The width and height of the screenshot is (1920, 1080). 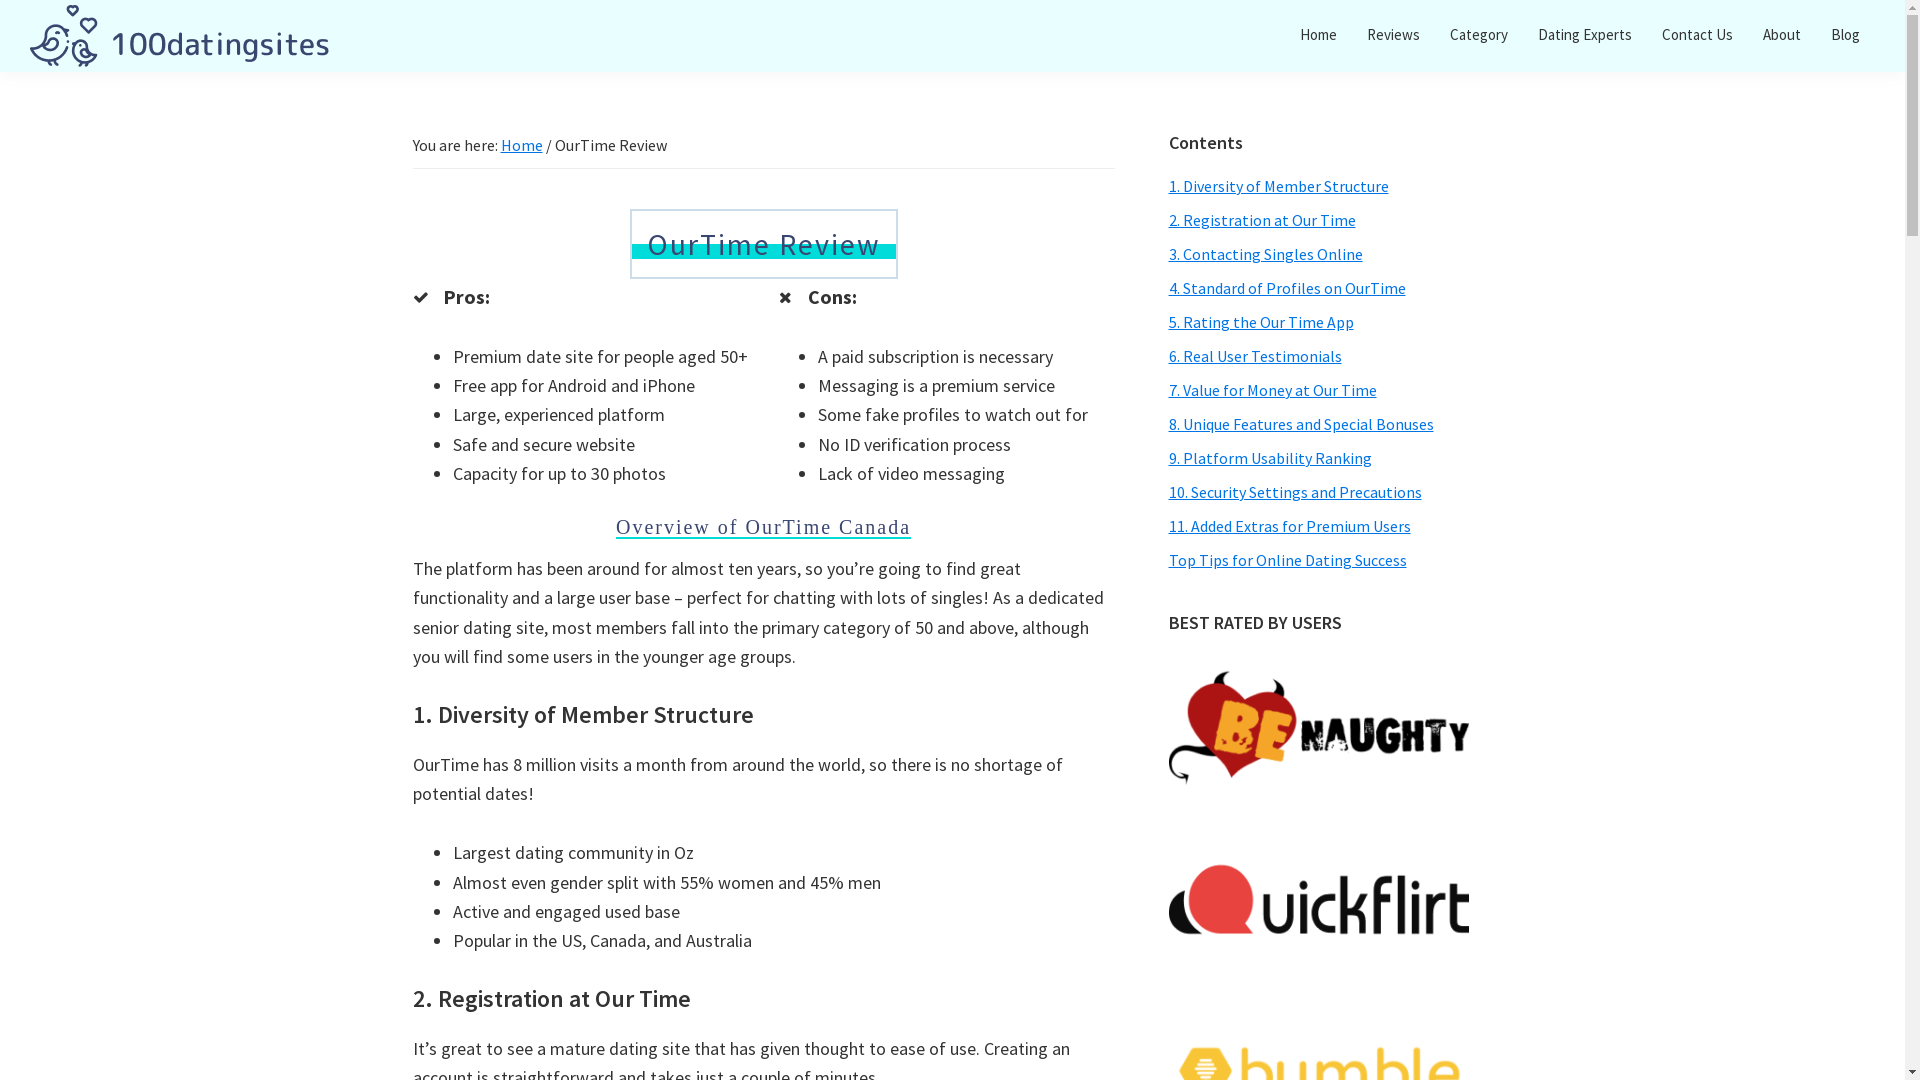 What do you see at coordinates (0, 0) in the screenshot?
I see `'Skip to primary navigation'` at bounding box center [0, 0].